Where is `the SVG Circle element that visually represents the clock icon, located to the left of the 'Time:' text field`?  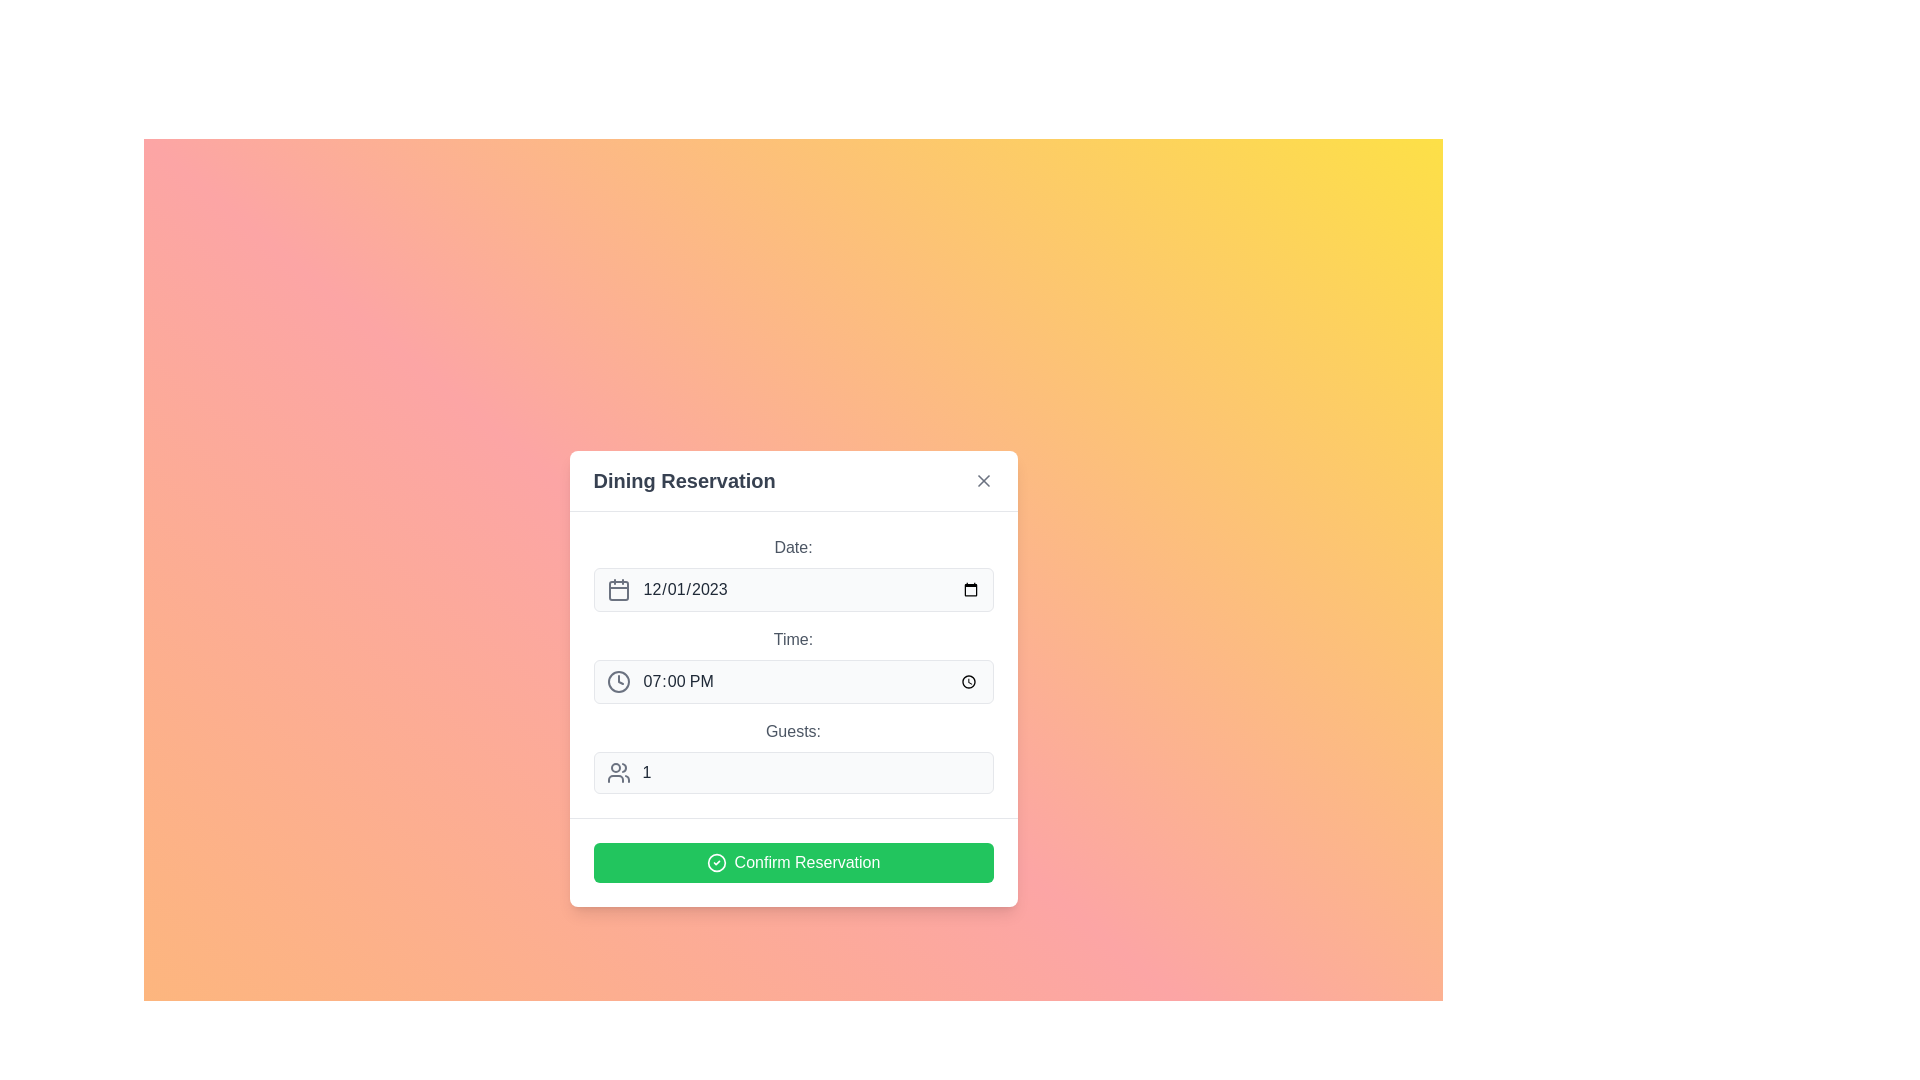
the SVG Circle element that visually represents the clock icon, located to the left of the 'Time:' text field is located at coordinates (617, 681).